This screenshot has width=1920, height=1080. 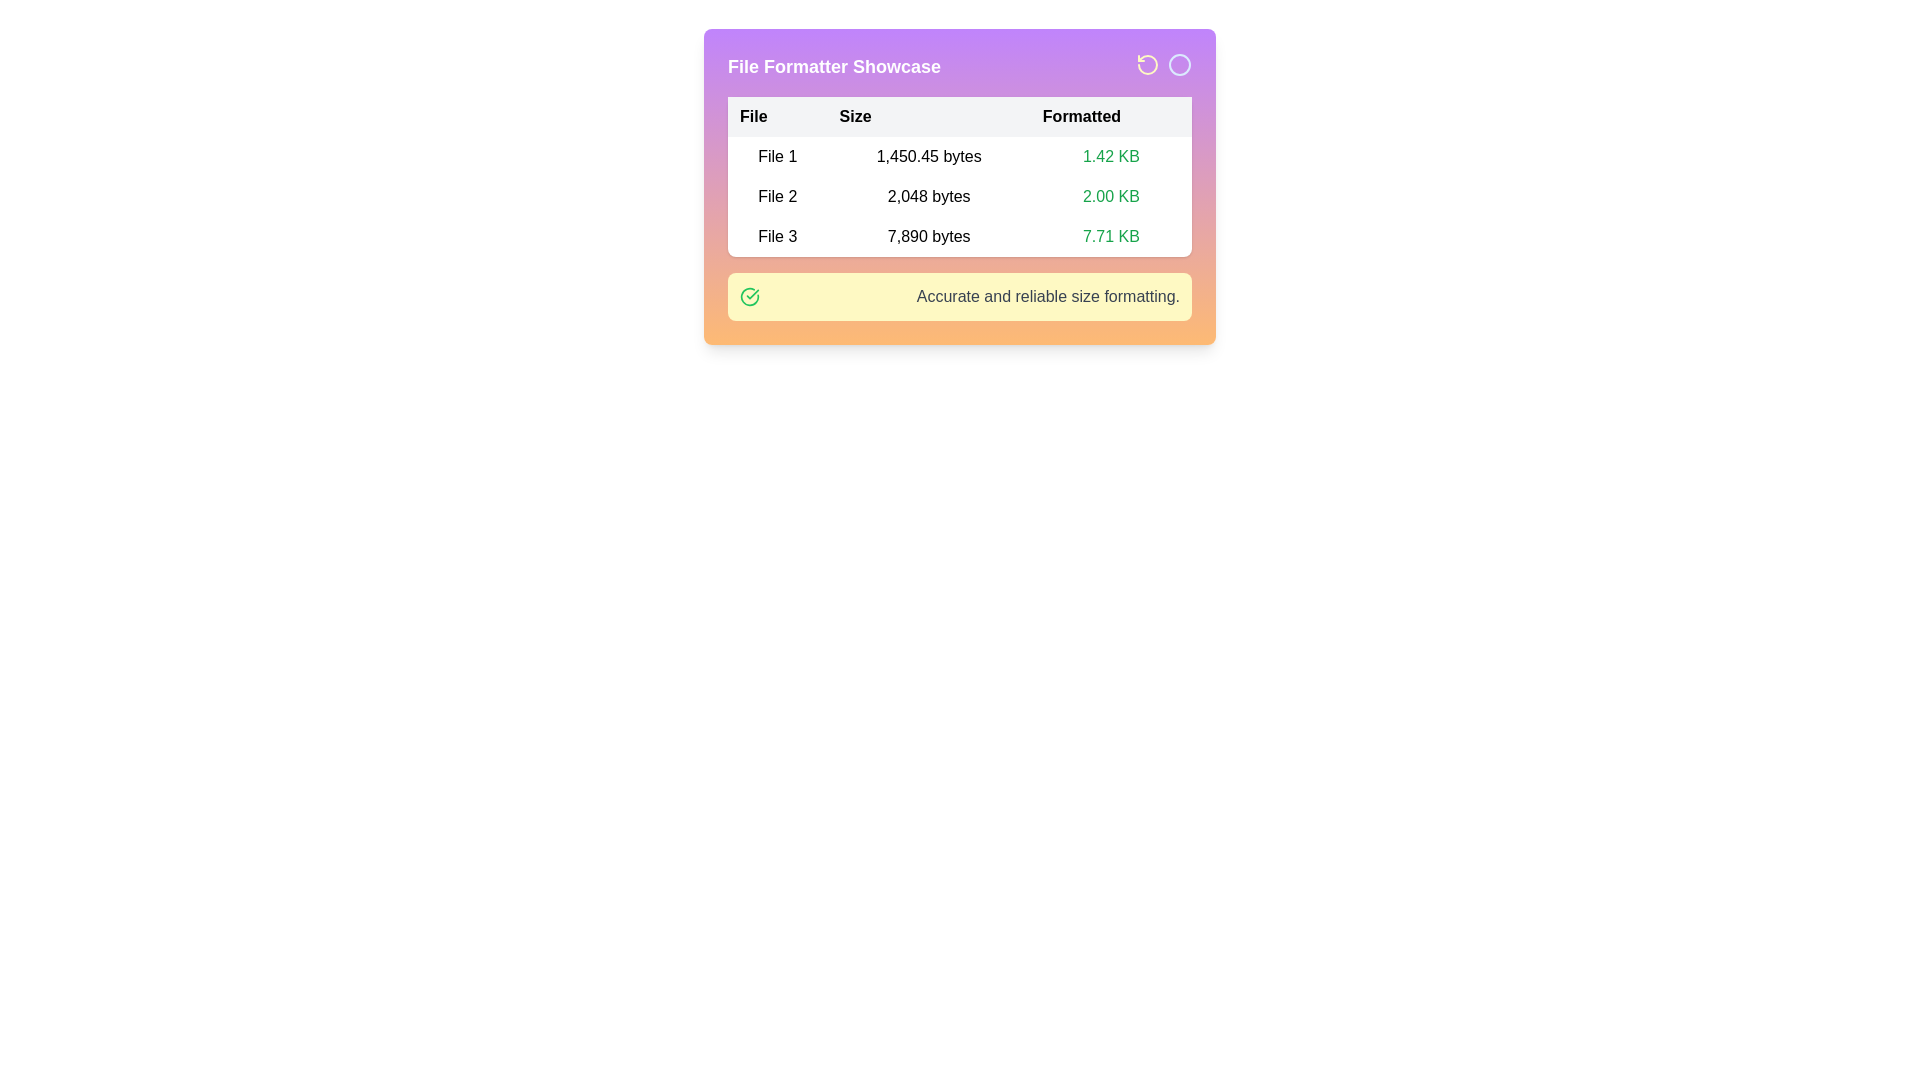 What do you see at coordinates (928, 156) in the screenshot?
I see `the Text Label that displays the file size of 'File 1', which shows '1,450.45 bytes' in the first row of a three-column table` at bounding box center [928, 156].